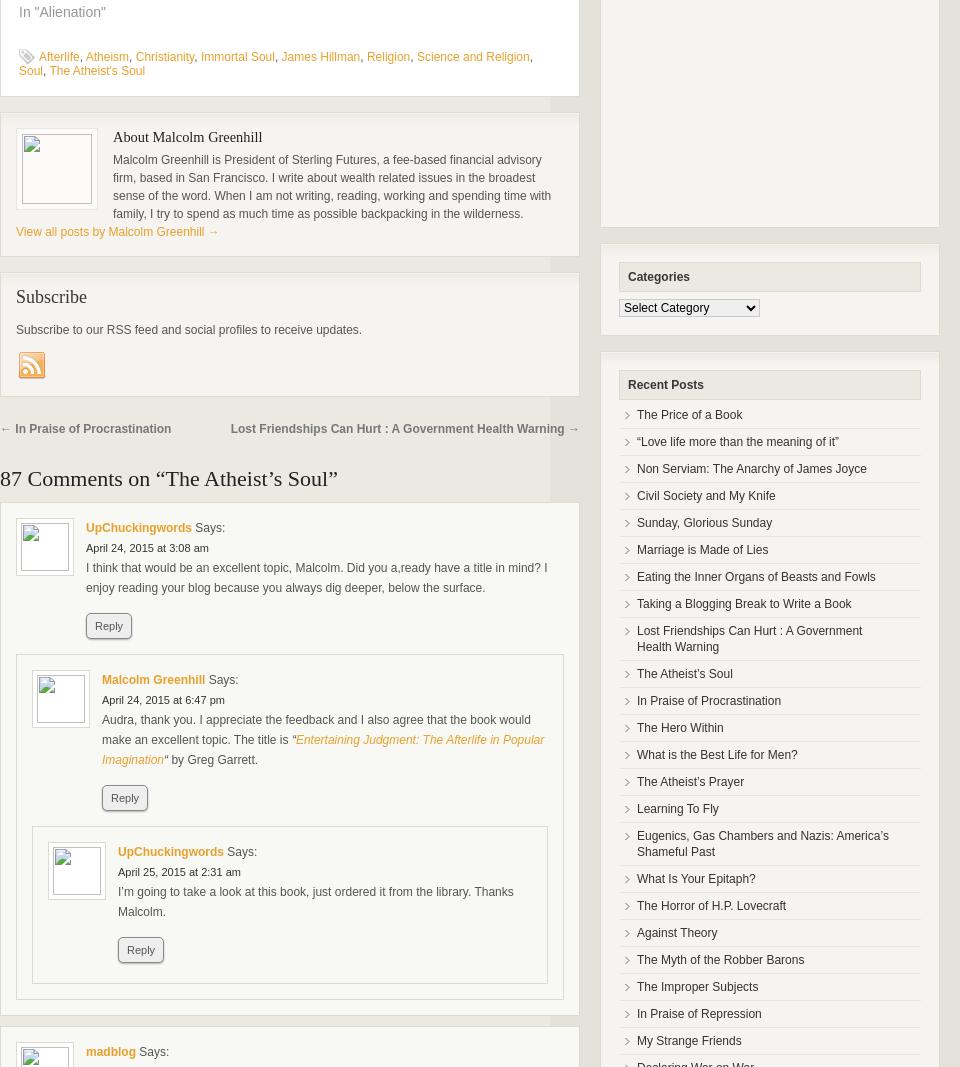  I want to click on 'Atheism', so click(107, 55).